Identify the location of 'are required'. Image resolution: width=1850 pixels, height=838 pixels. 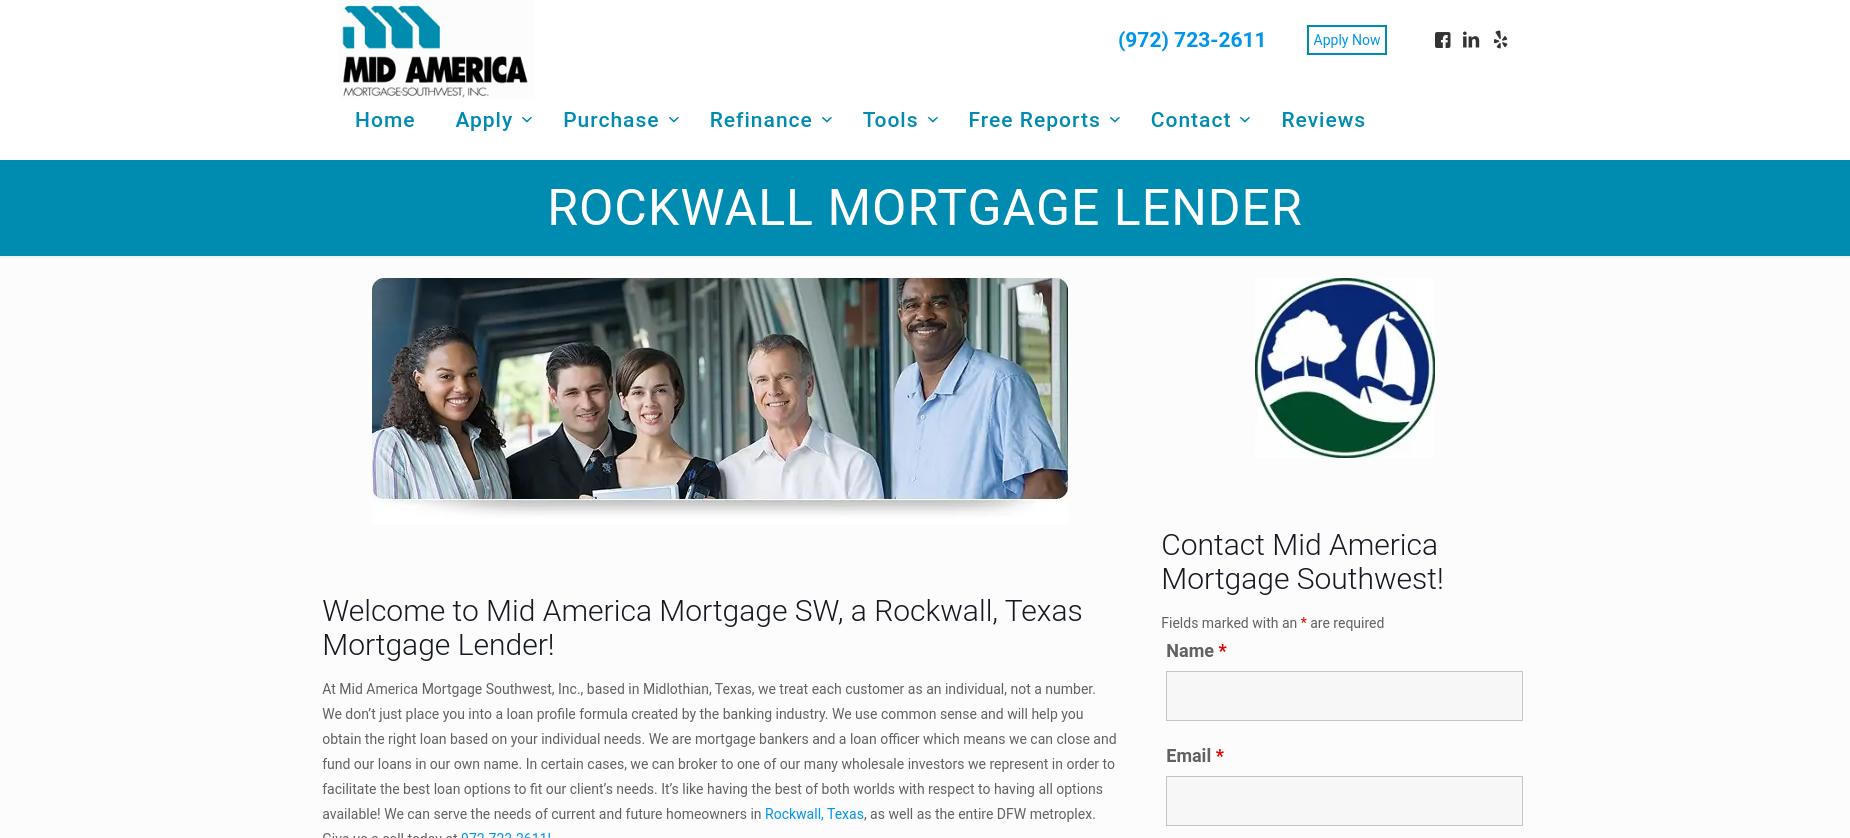
(1343, 621).